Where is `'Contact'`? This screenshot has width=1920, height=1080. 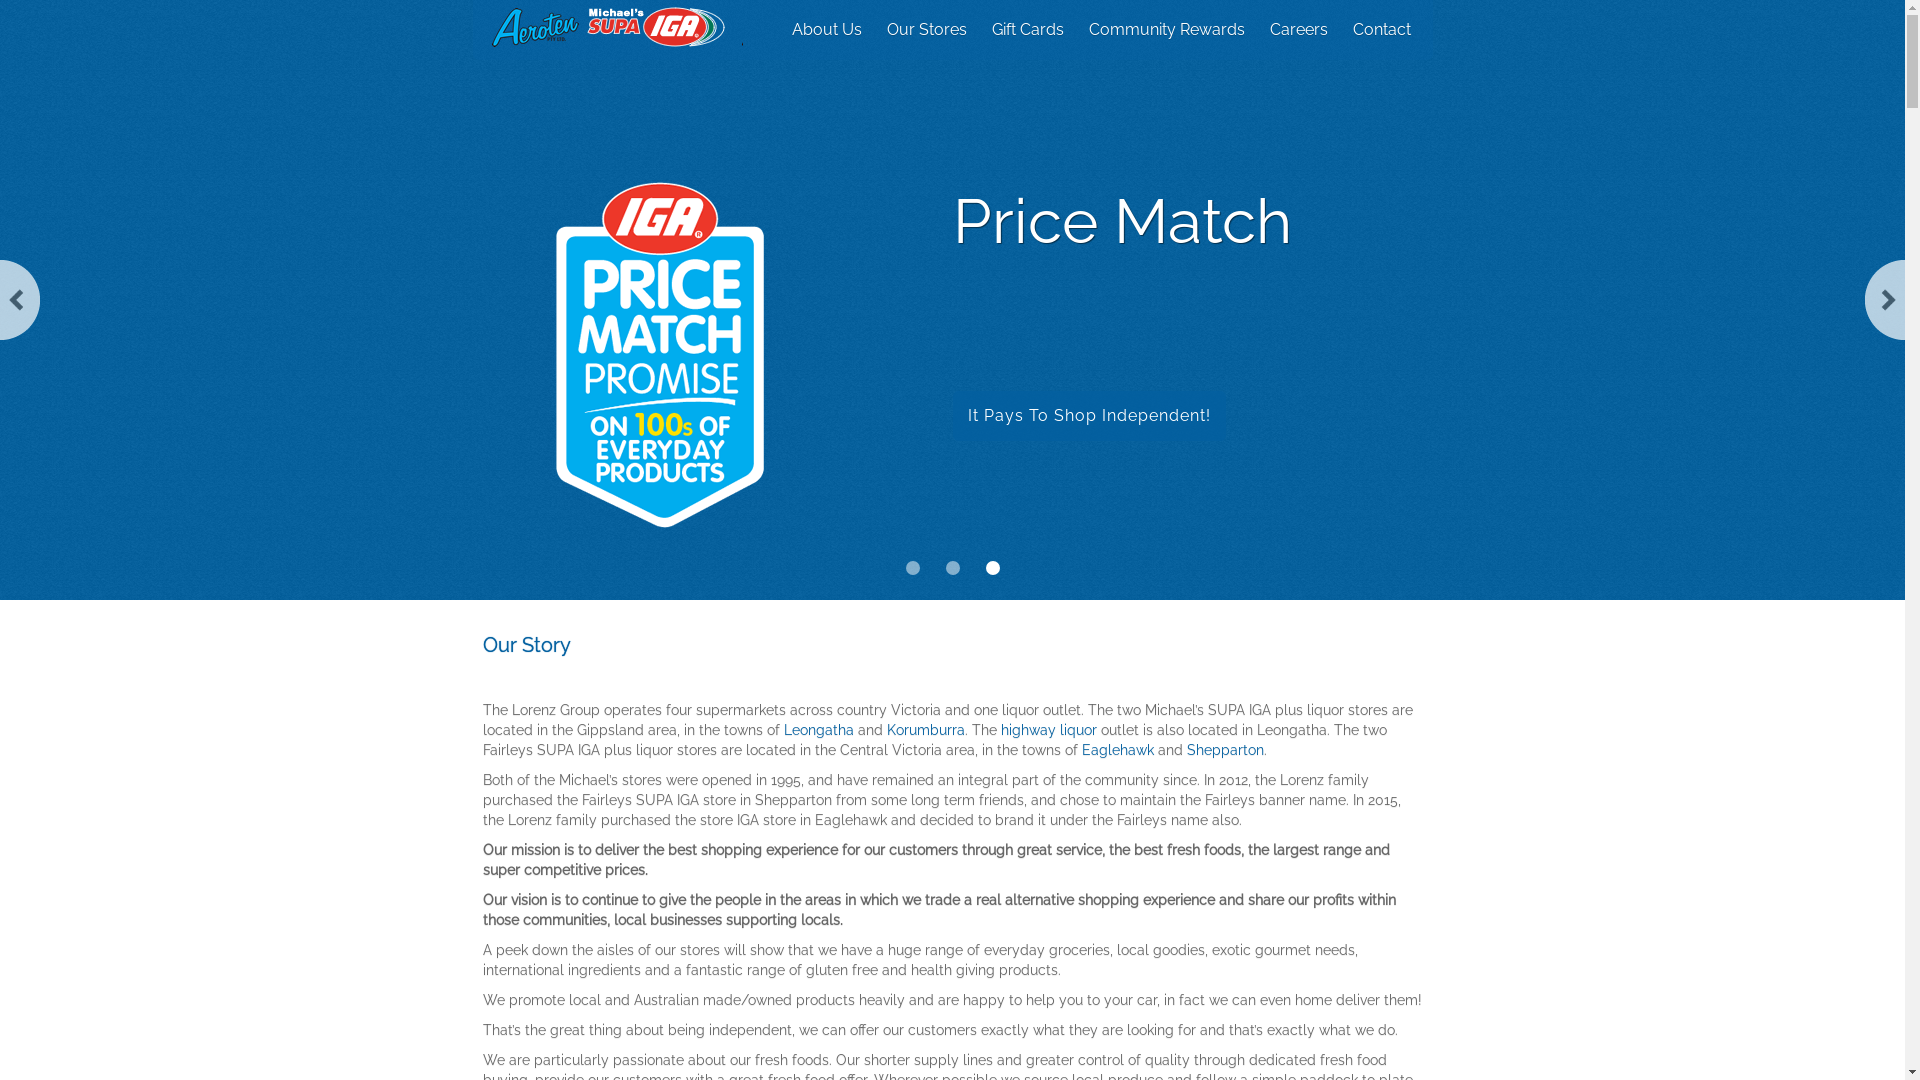 'Contact' is located at coordinates (1380, 29).